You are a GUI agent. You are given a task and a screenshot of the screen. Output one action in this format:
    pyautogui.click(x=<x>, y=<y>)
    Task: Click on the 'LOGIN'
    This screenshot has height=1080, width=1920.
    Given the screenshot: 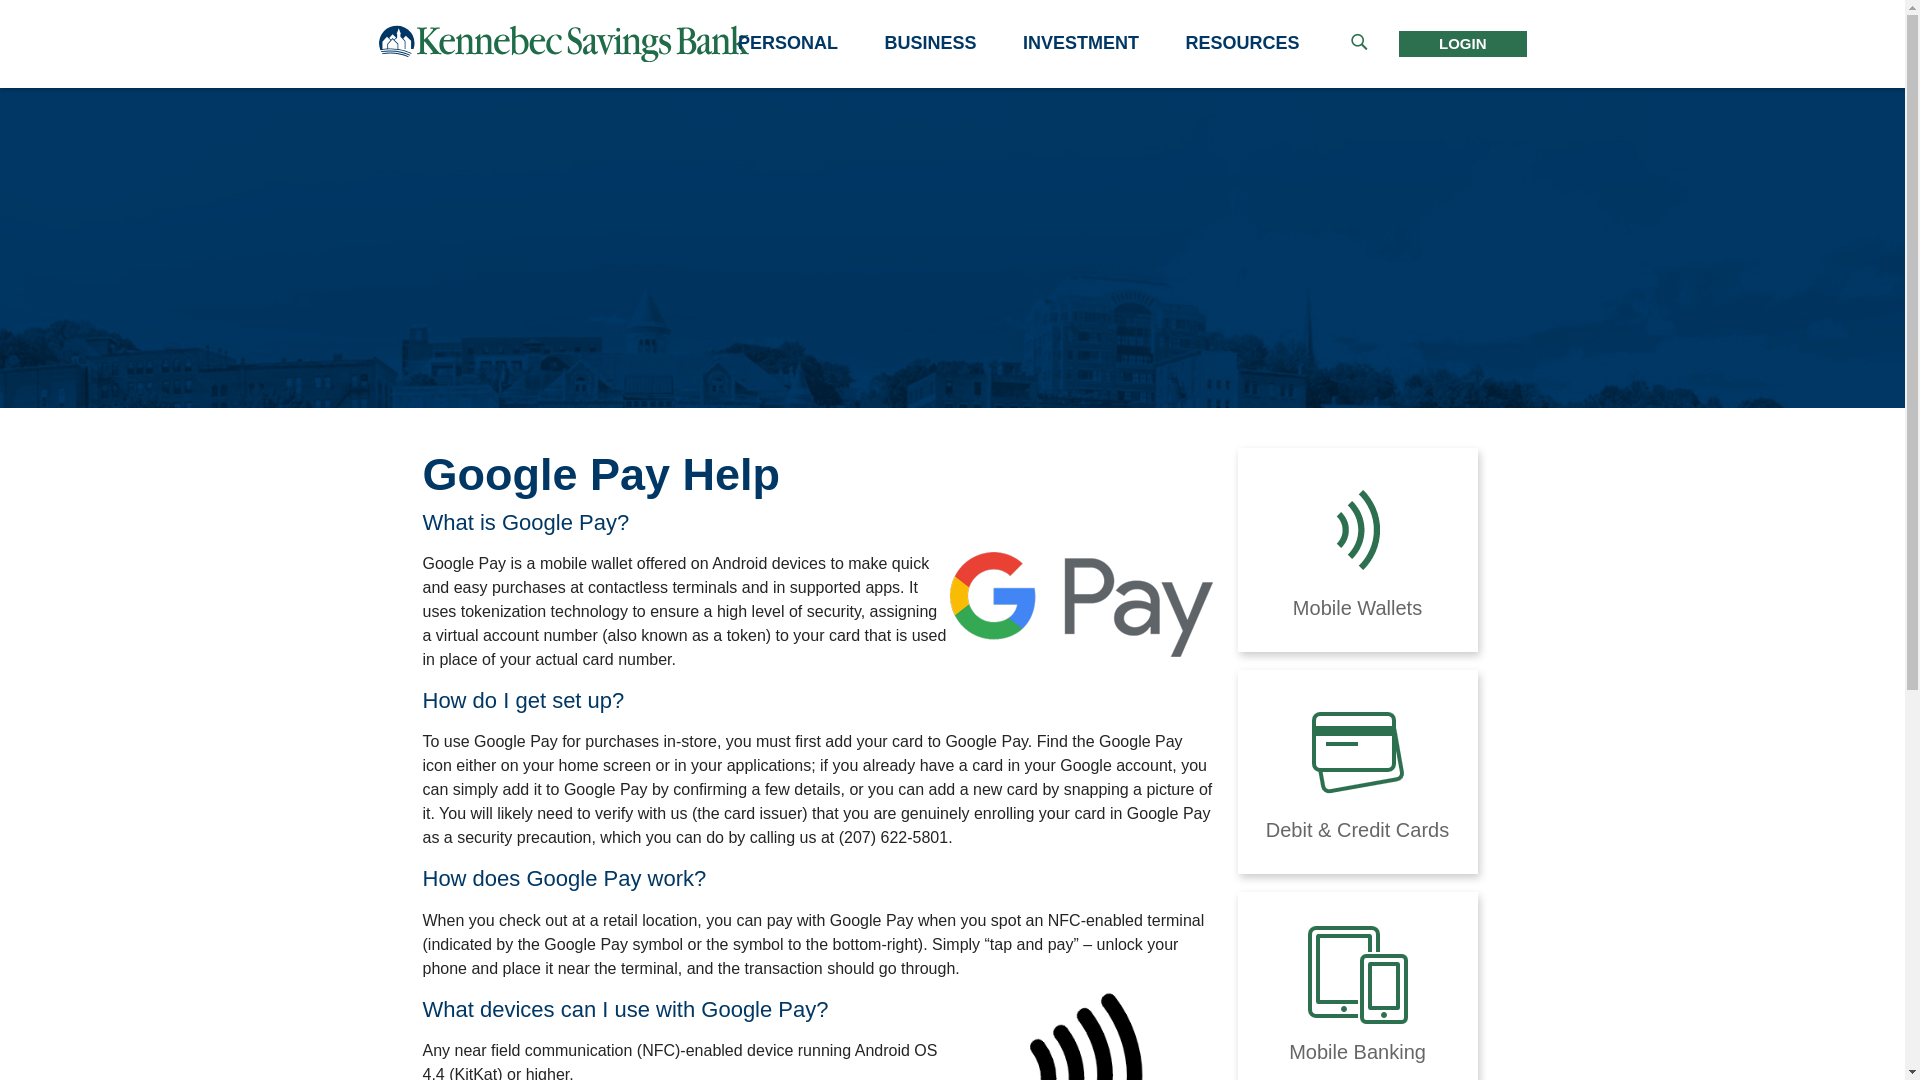 What is the action you would take?
    pyautogui.click(x=1463, y=43)
    